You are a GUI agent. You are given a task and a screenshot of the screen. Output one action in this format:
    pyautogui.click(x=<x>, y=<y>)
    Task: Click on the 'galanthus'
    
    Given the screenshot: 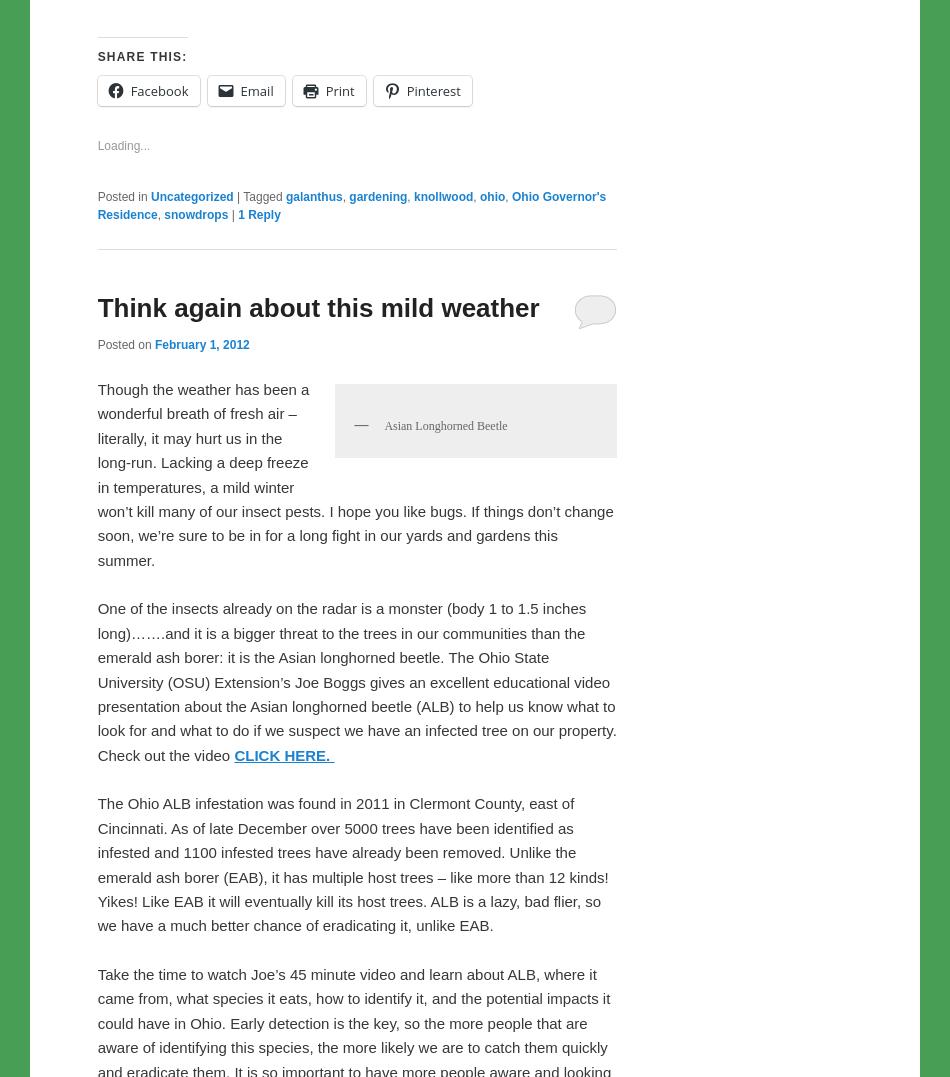 What is the action you would take?
    pyautogui.click(x=312, y=239)
    